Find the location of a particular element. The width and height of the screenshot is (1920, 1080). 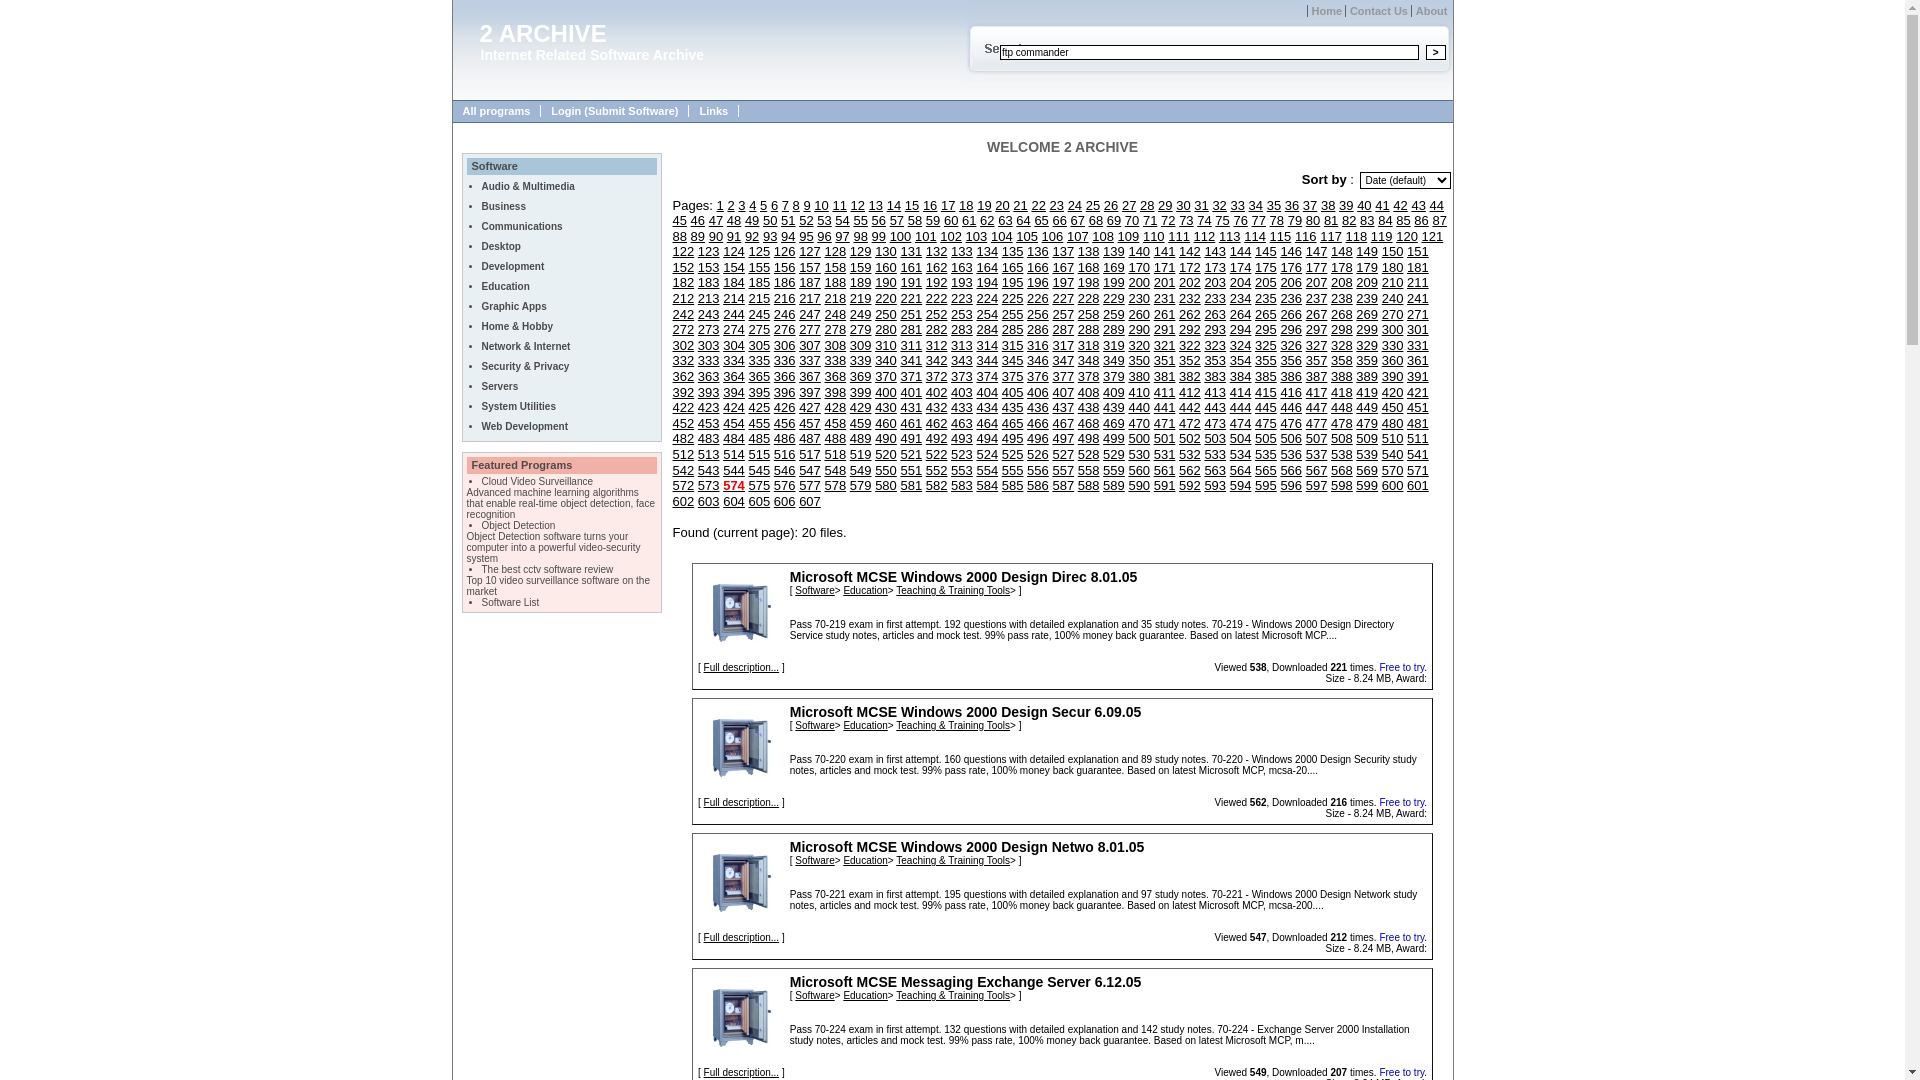

'329' is located at coordinates (1366, 344).